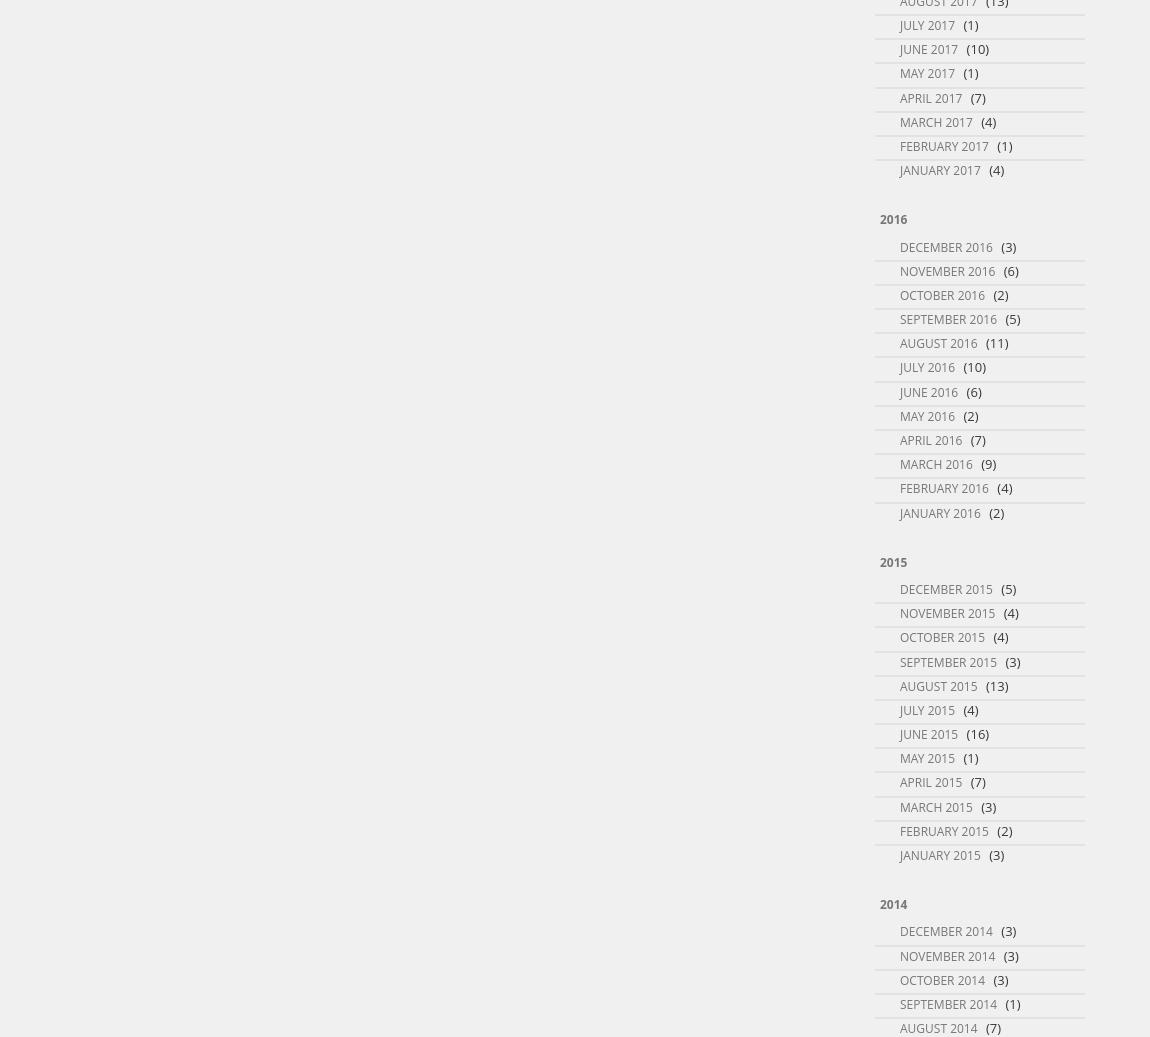  I want to click on 'May 2017', so click(927, 72).